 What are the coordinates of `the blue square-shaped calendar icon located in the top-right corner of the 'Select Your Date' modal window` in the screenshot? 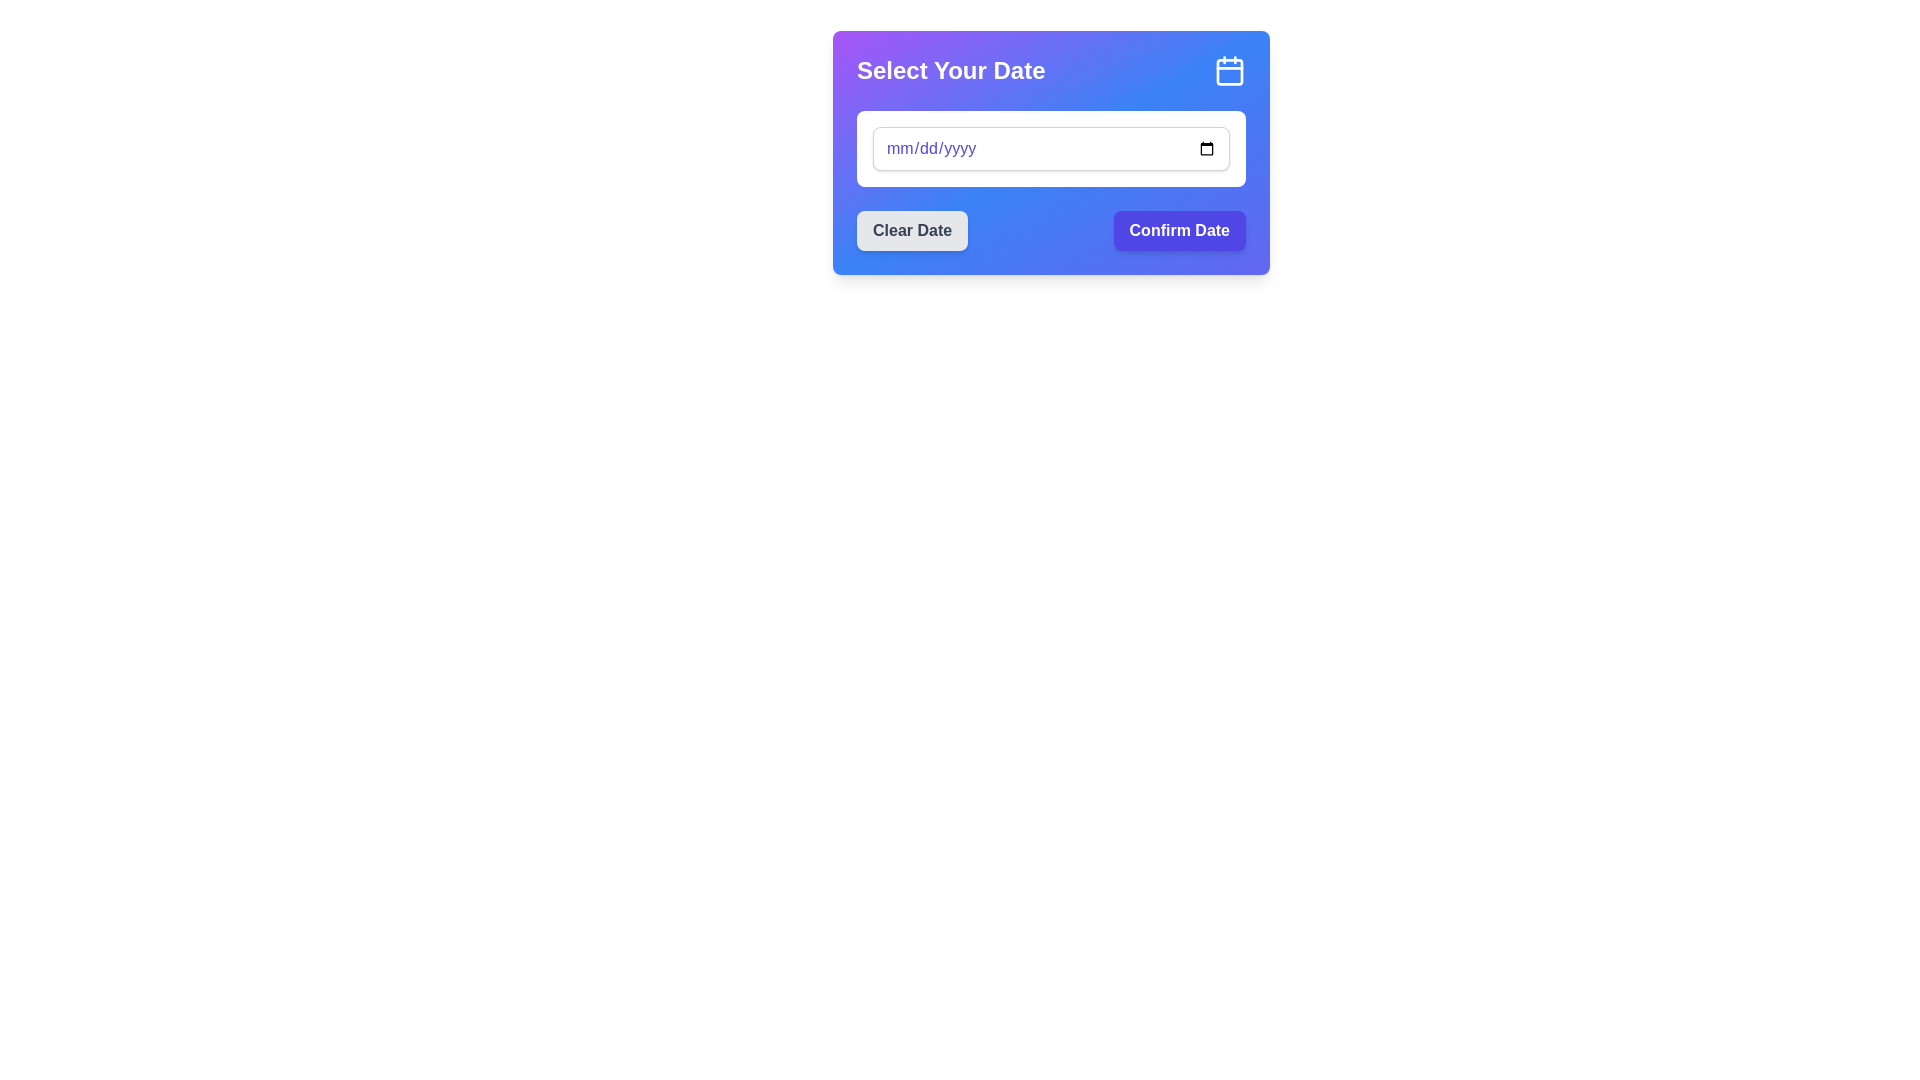 It's located at (1228, 71).